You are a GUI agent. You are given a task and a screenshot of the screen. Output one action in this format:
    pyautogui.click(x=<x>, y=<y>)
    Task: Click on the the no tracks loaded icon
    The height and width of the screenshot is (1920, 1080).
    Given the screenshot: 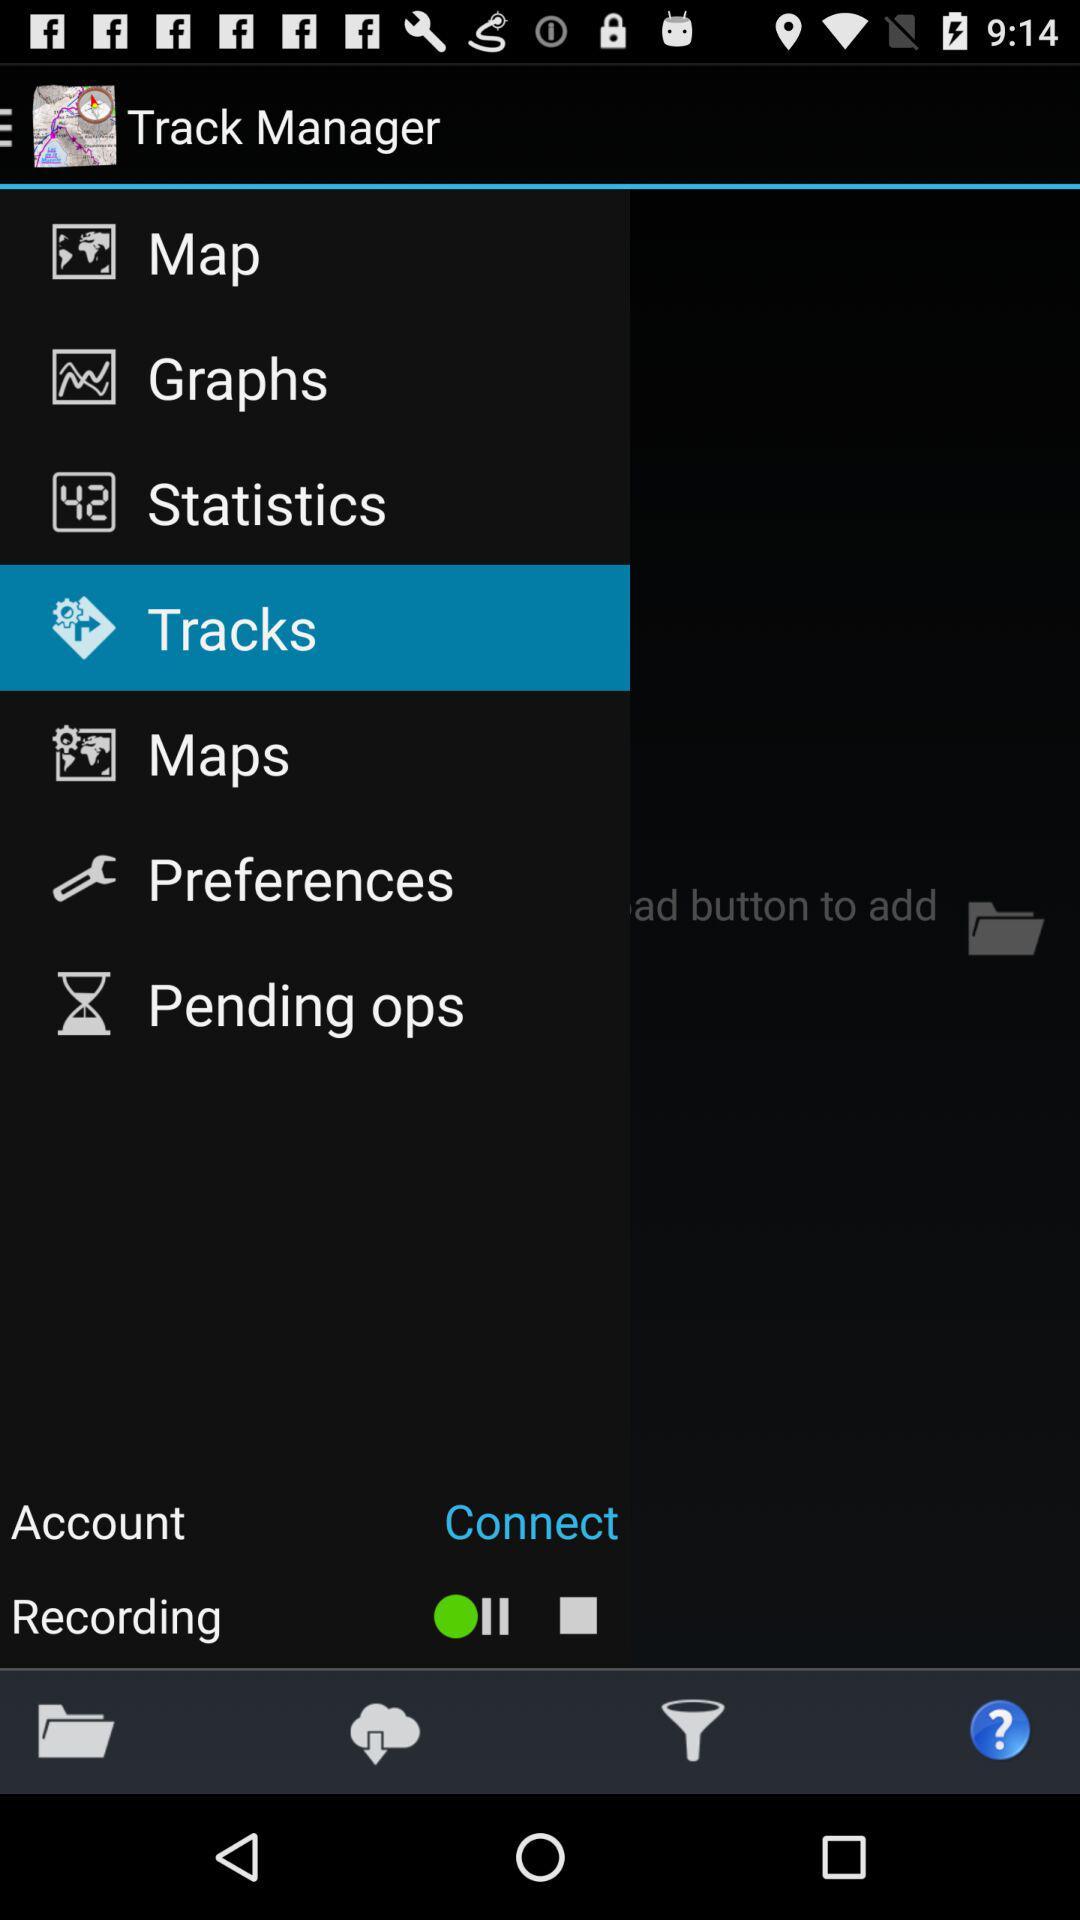 What is the action you would take?
    pyautogui.click(x=540, y=927)
    